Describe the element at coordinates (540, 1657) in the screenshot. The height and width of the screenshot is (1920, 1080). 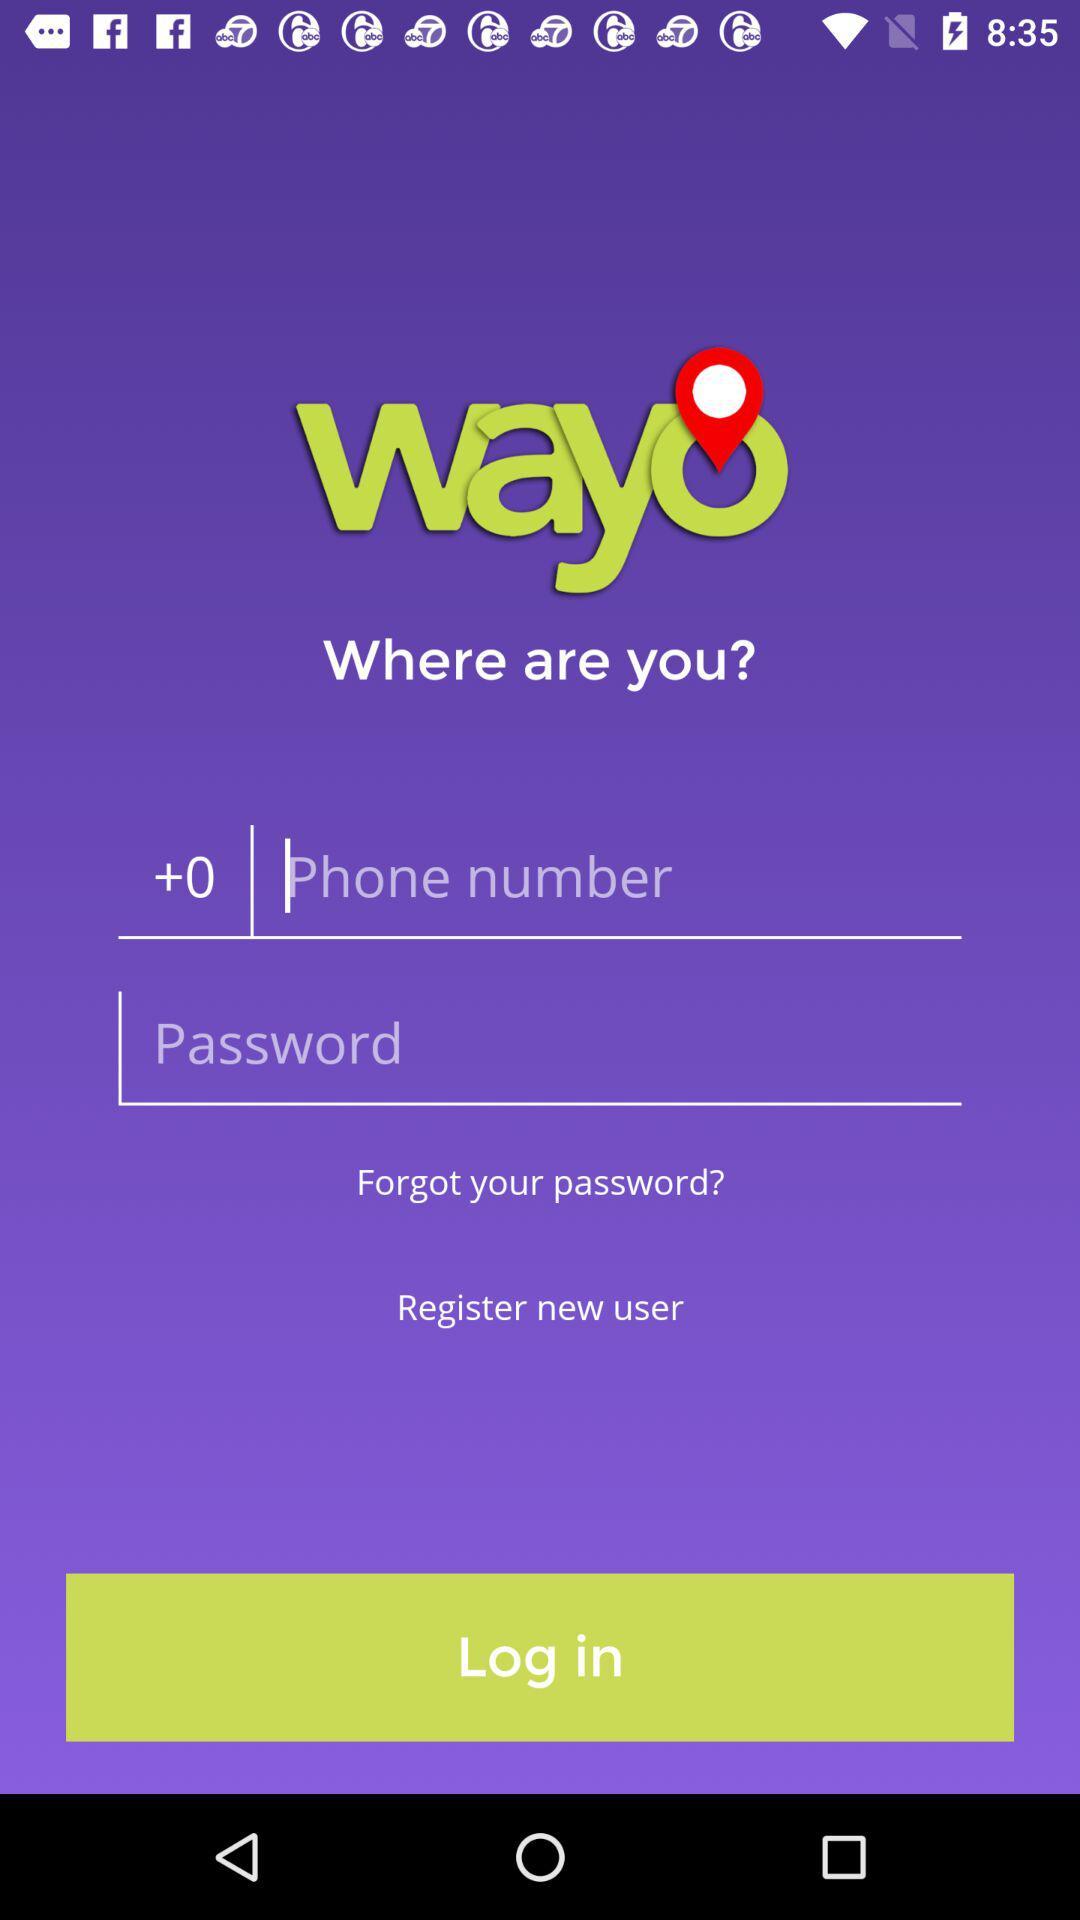
I see `the icon below register new user icon` at that location.